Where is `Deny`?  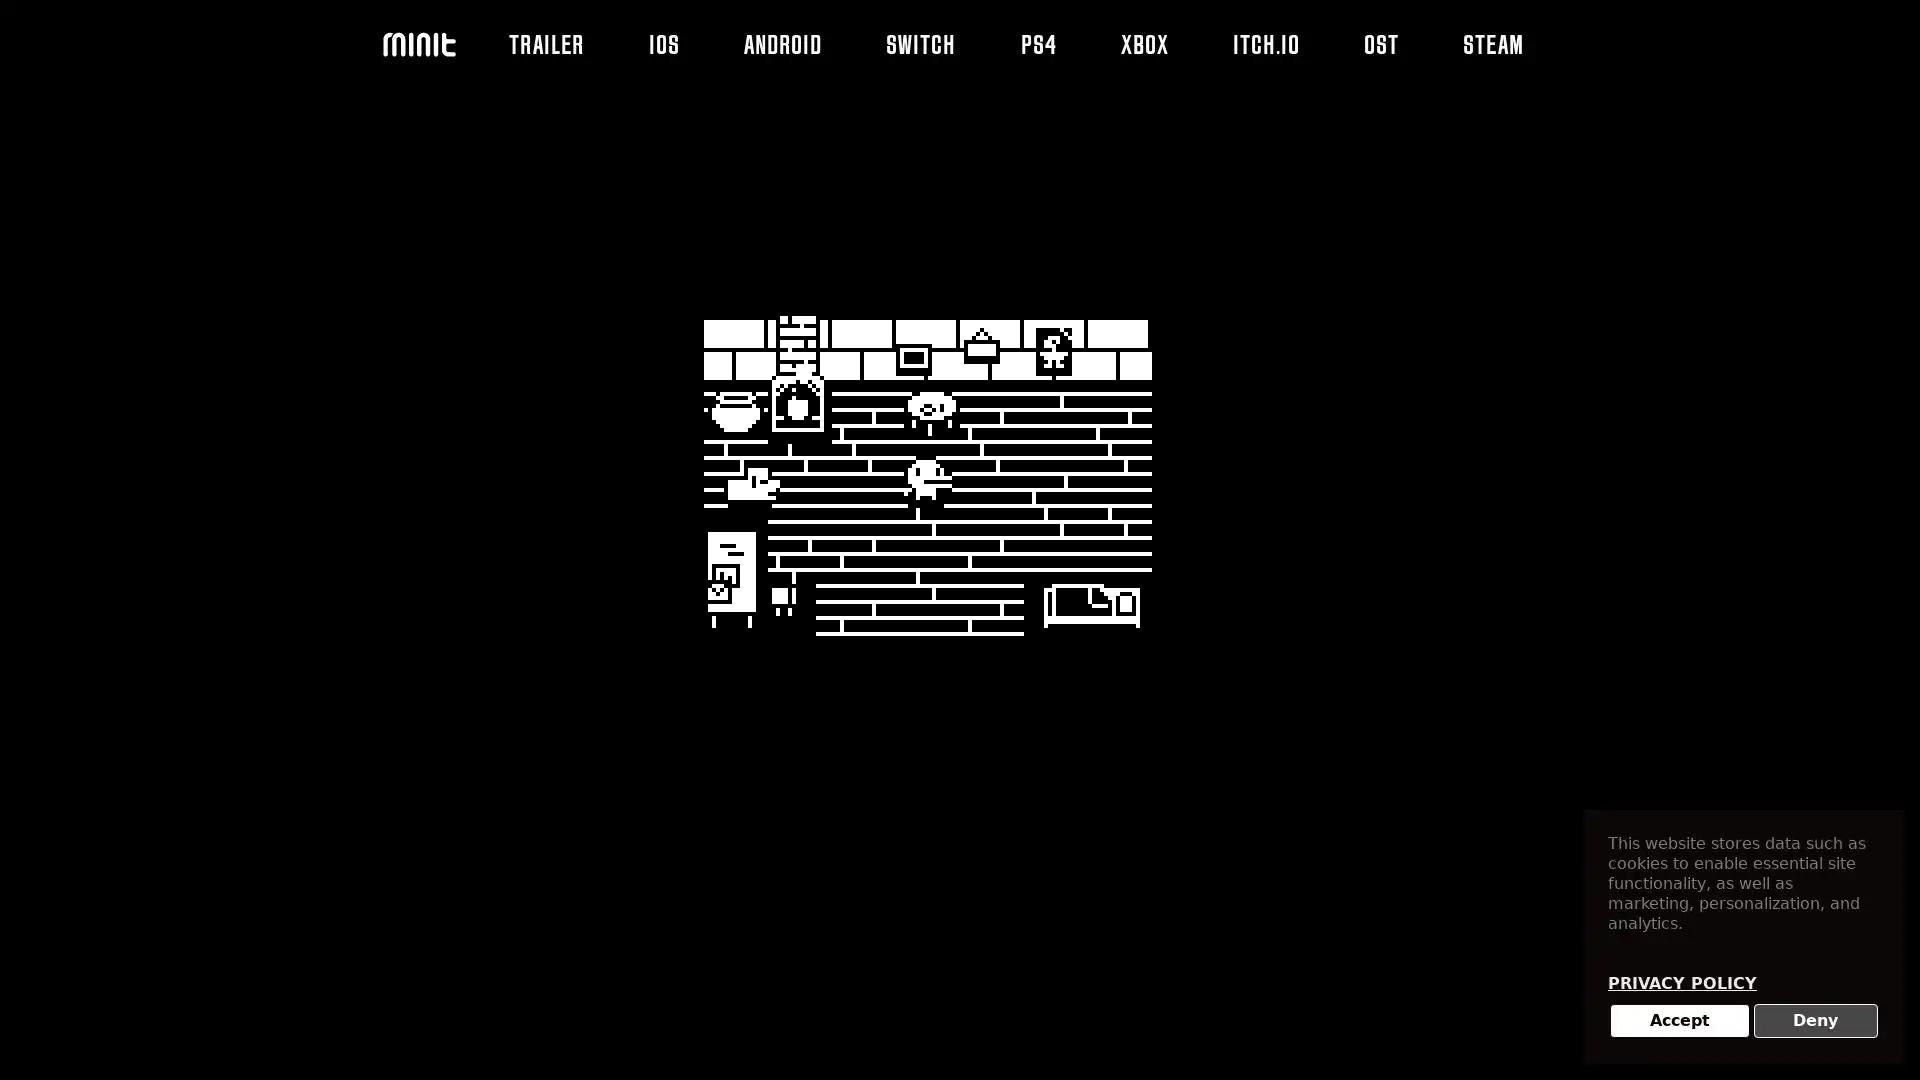
Deny is located at coordinates (1815, 1021).